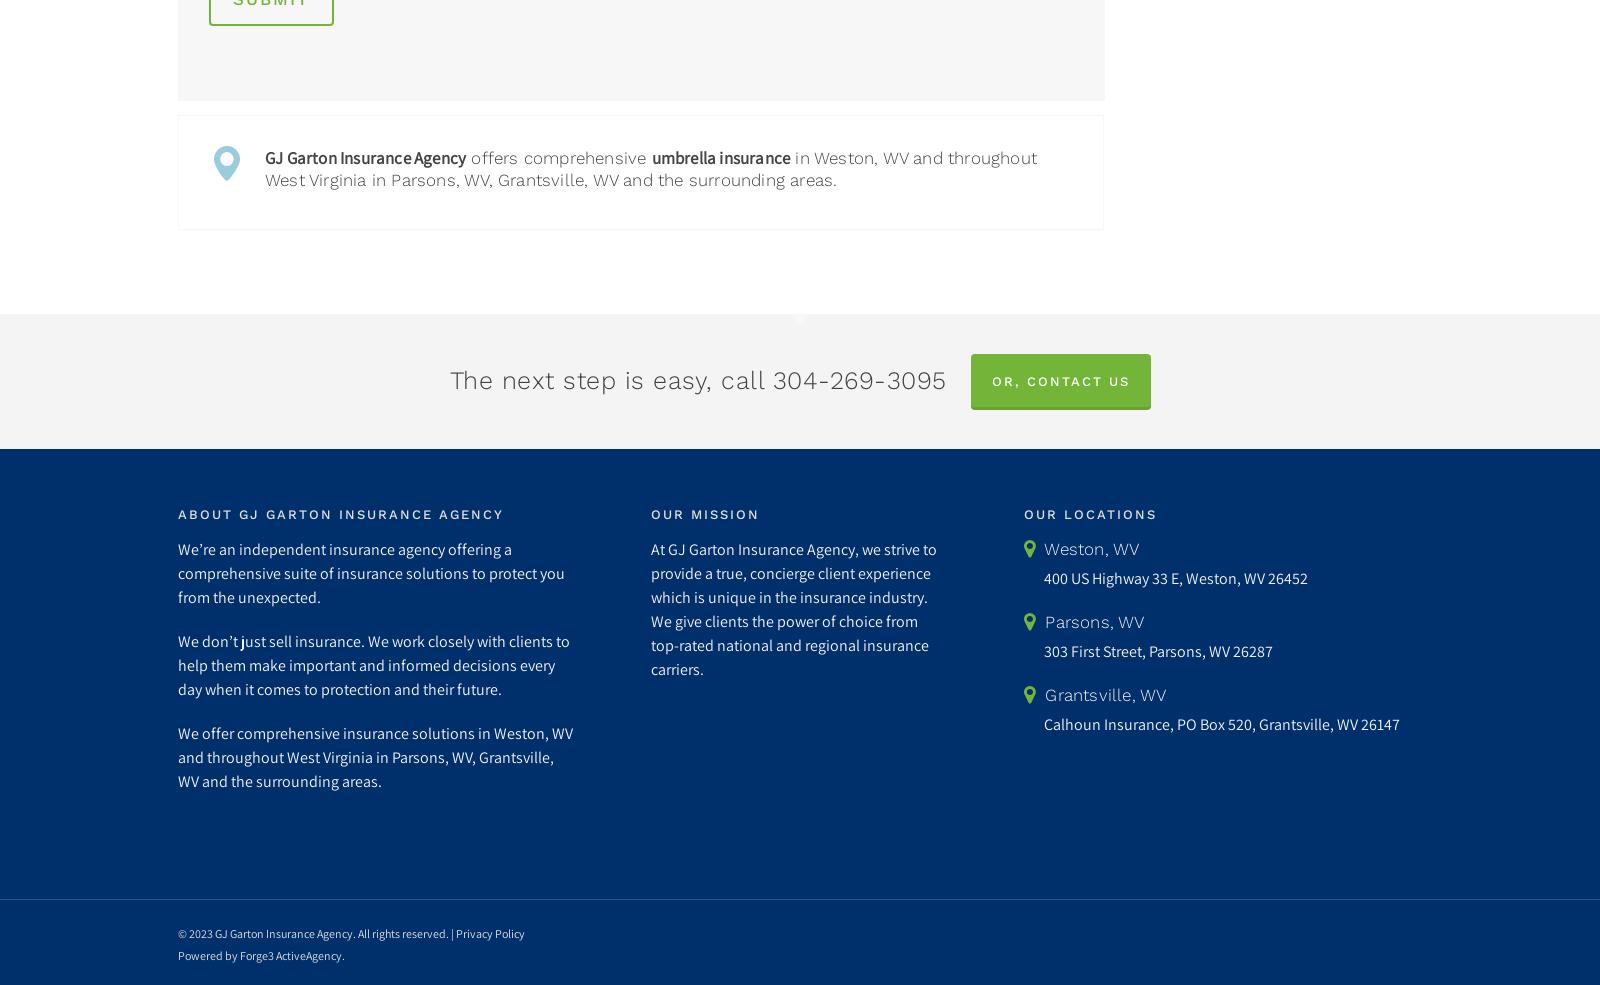 The width and height of the screenshot is (1600, 985). Describe the element at coordinates (1103, 695) in the screenshot. I see `'Grantsville, WV'` at that location.